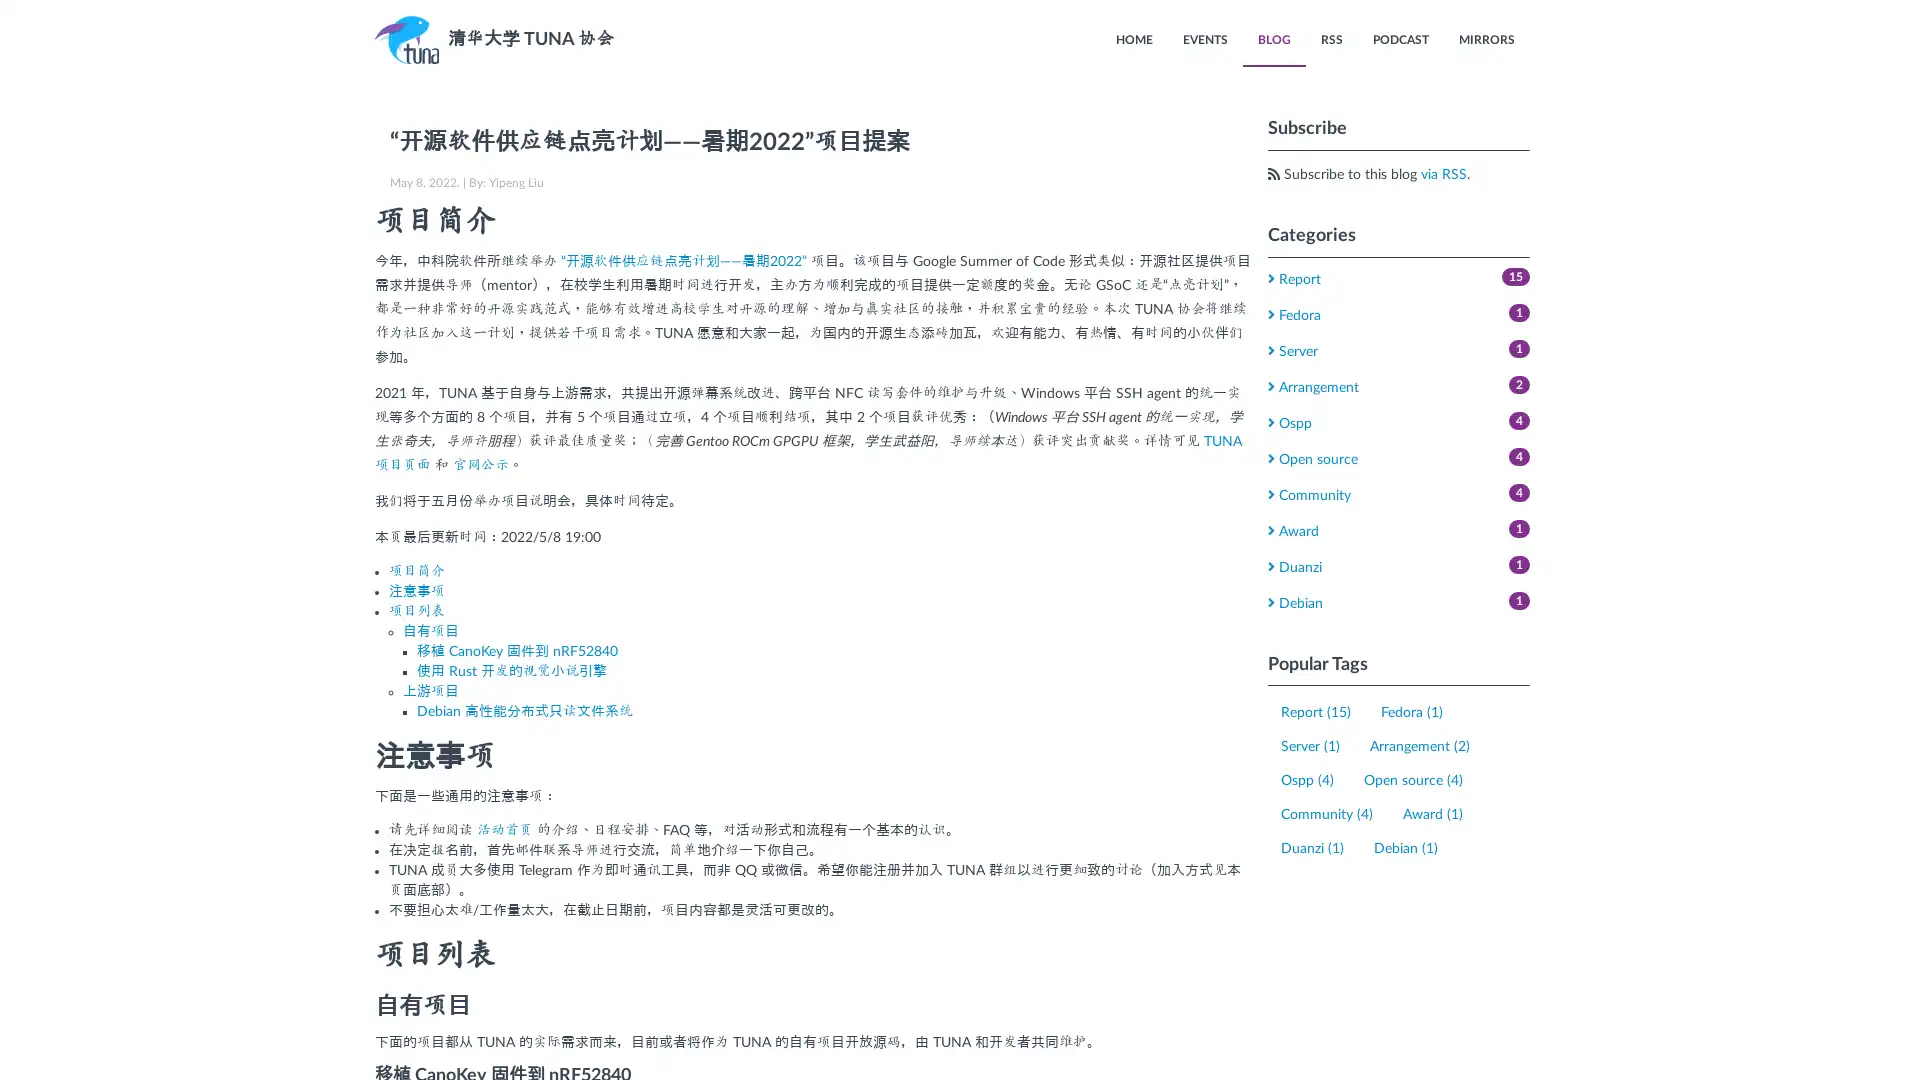 The width and height of the screenshot is (1920, 1080). I want to click on Report (15), so click(1315, 712).